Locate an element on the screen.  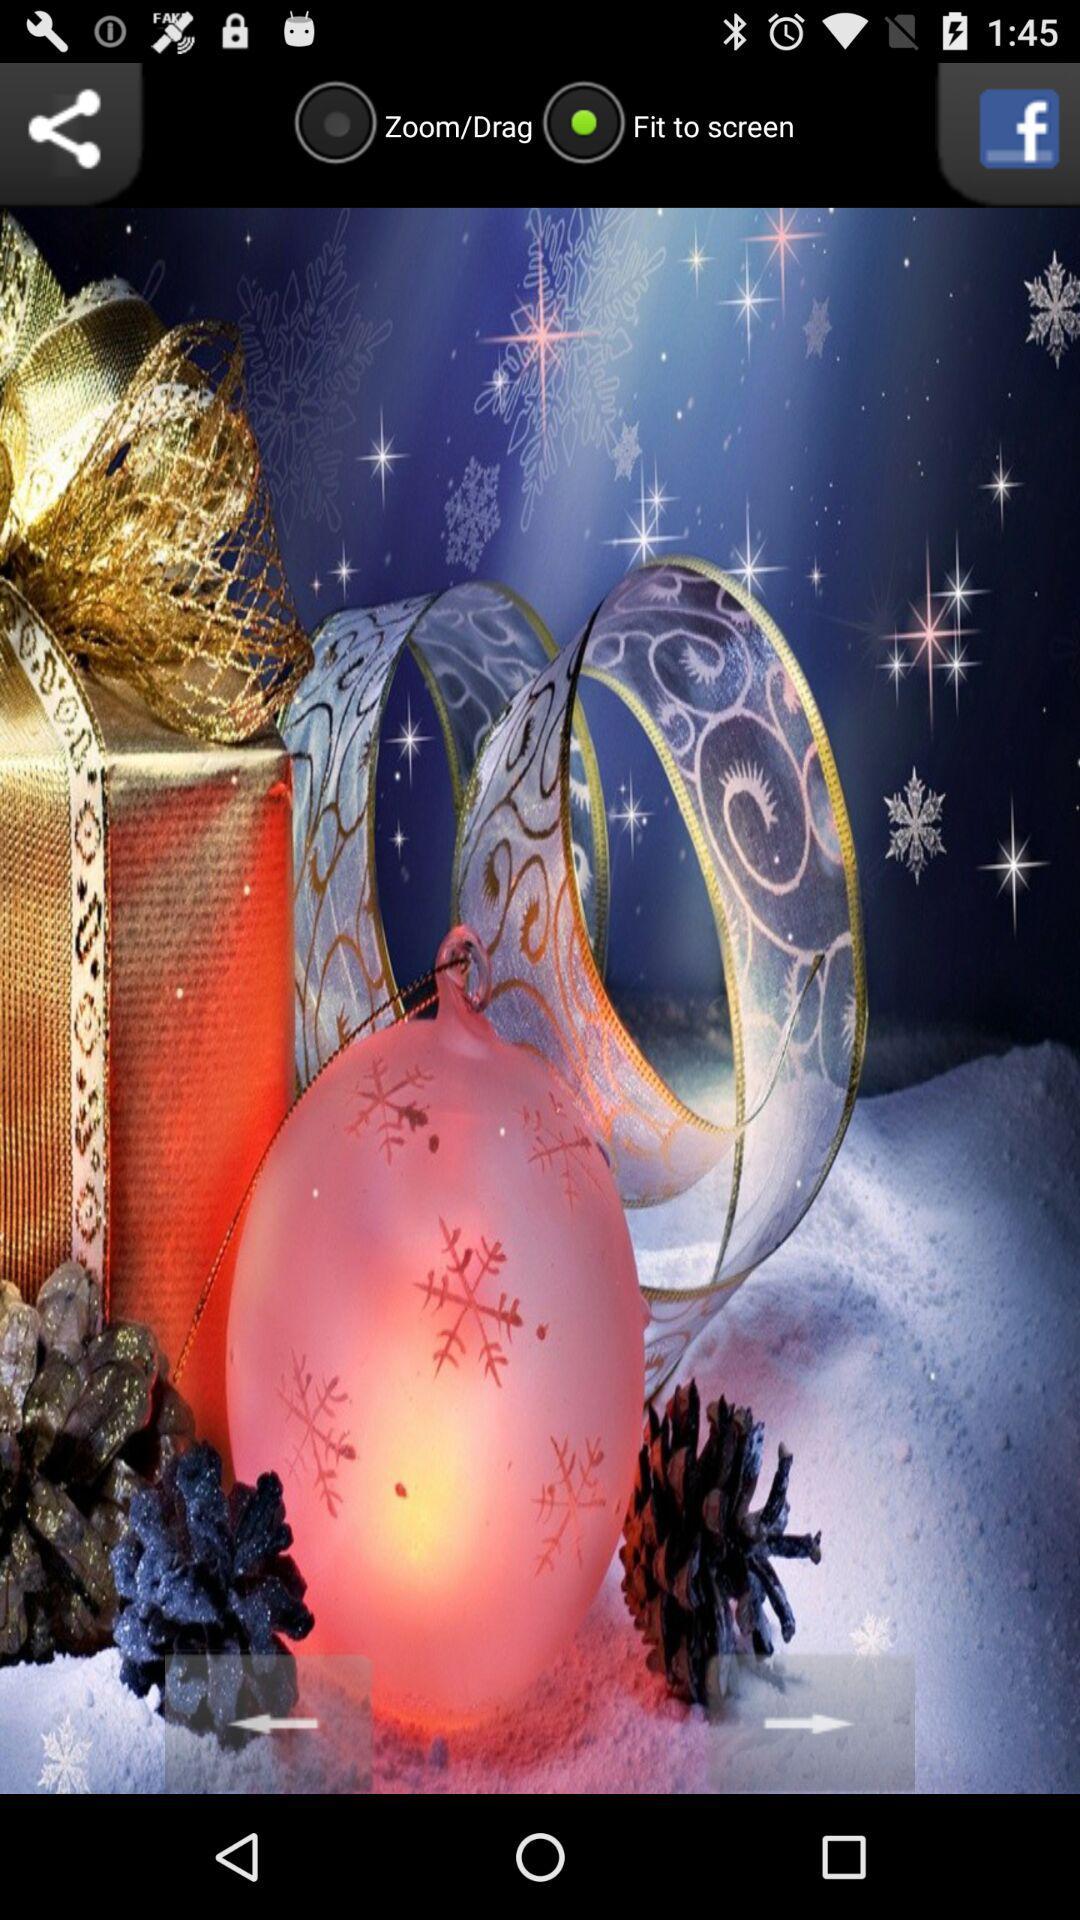
next is located at coordinates (810, 1720).